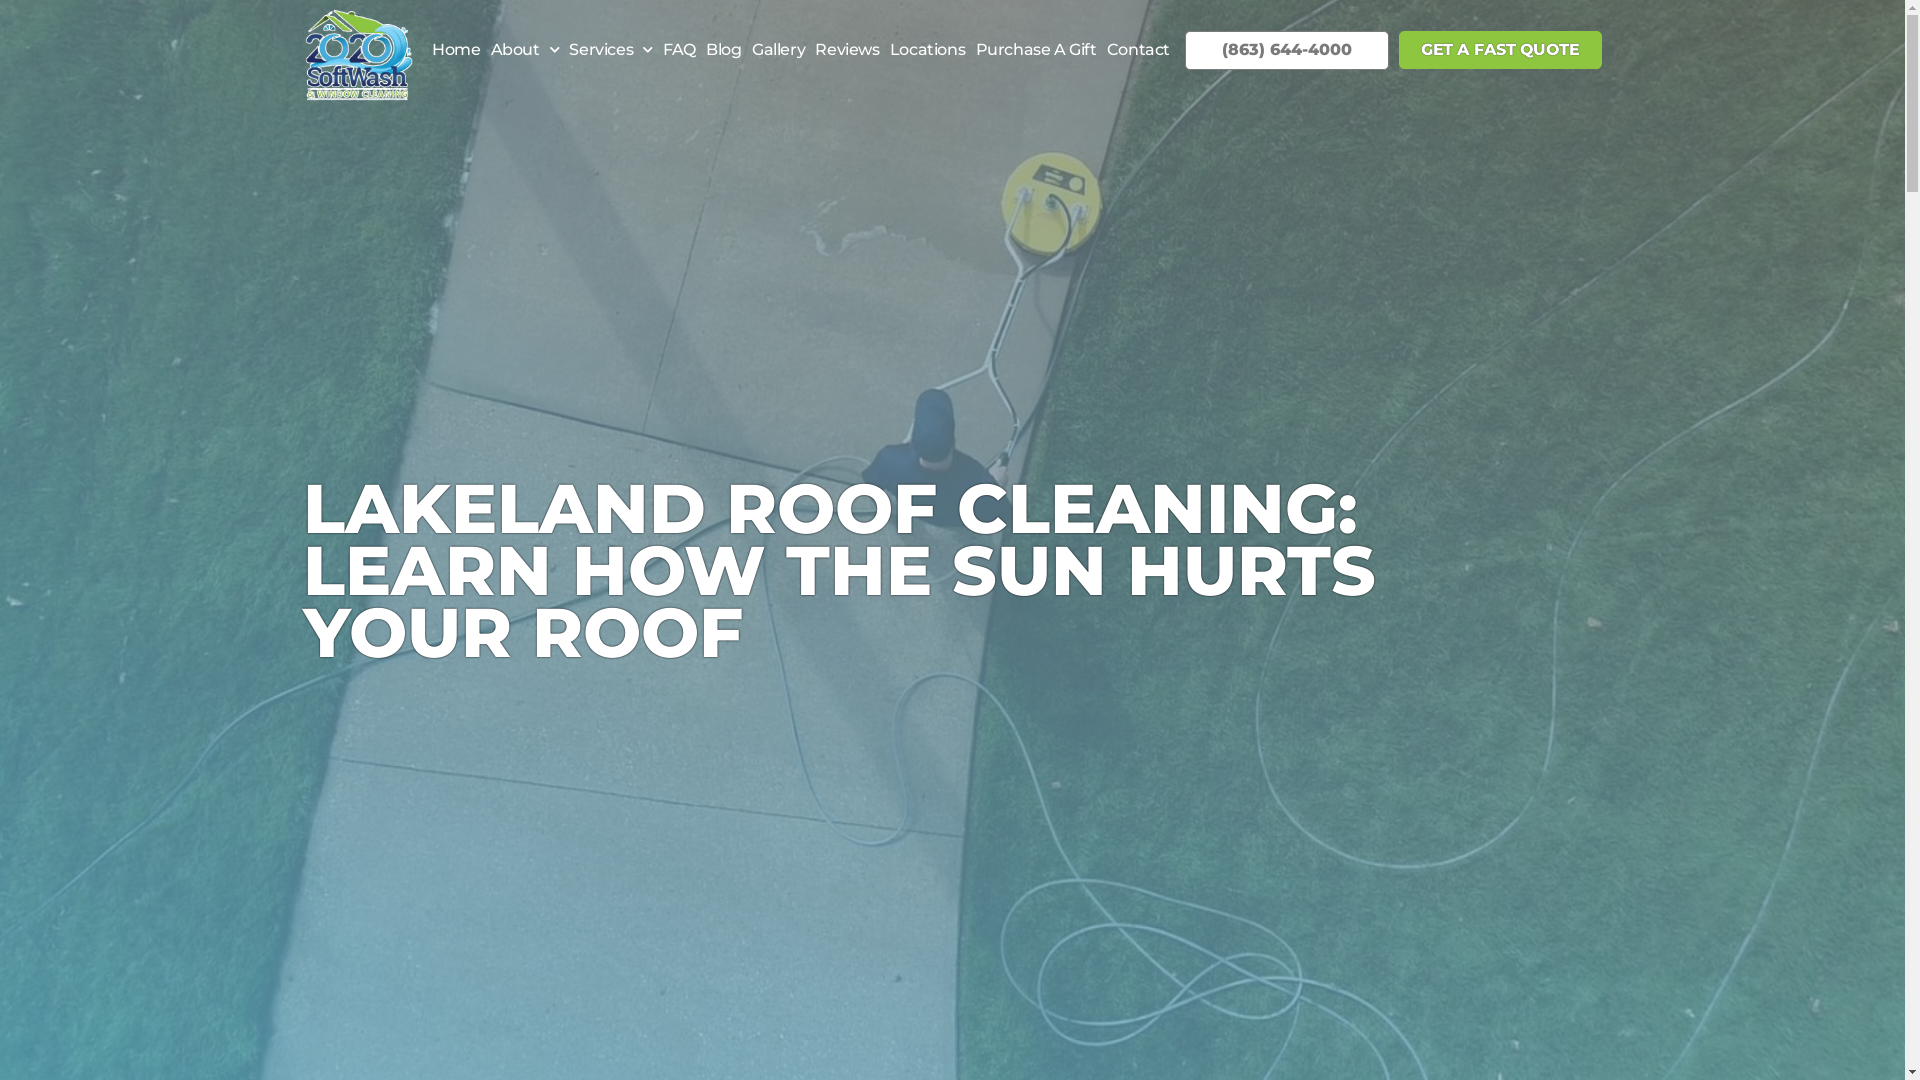 The image size is (1920, 1080). What do you see at coordinates (524, 49) in the screenshot?
I see `'About'` at bounding box center [524, 49].